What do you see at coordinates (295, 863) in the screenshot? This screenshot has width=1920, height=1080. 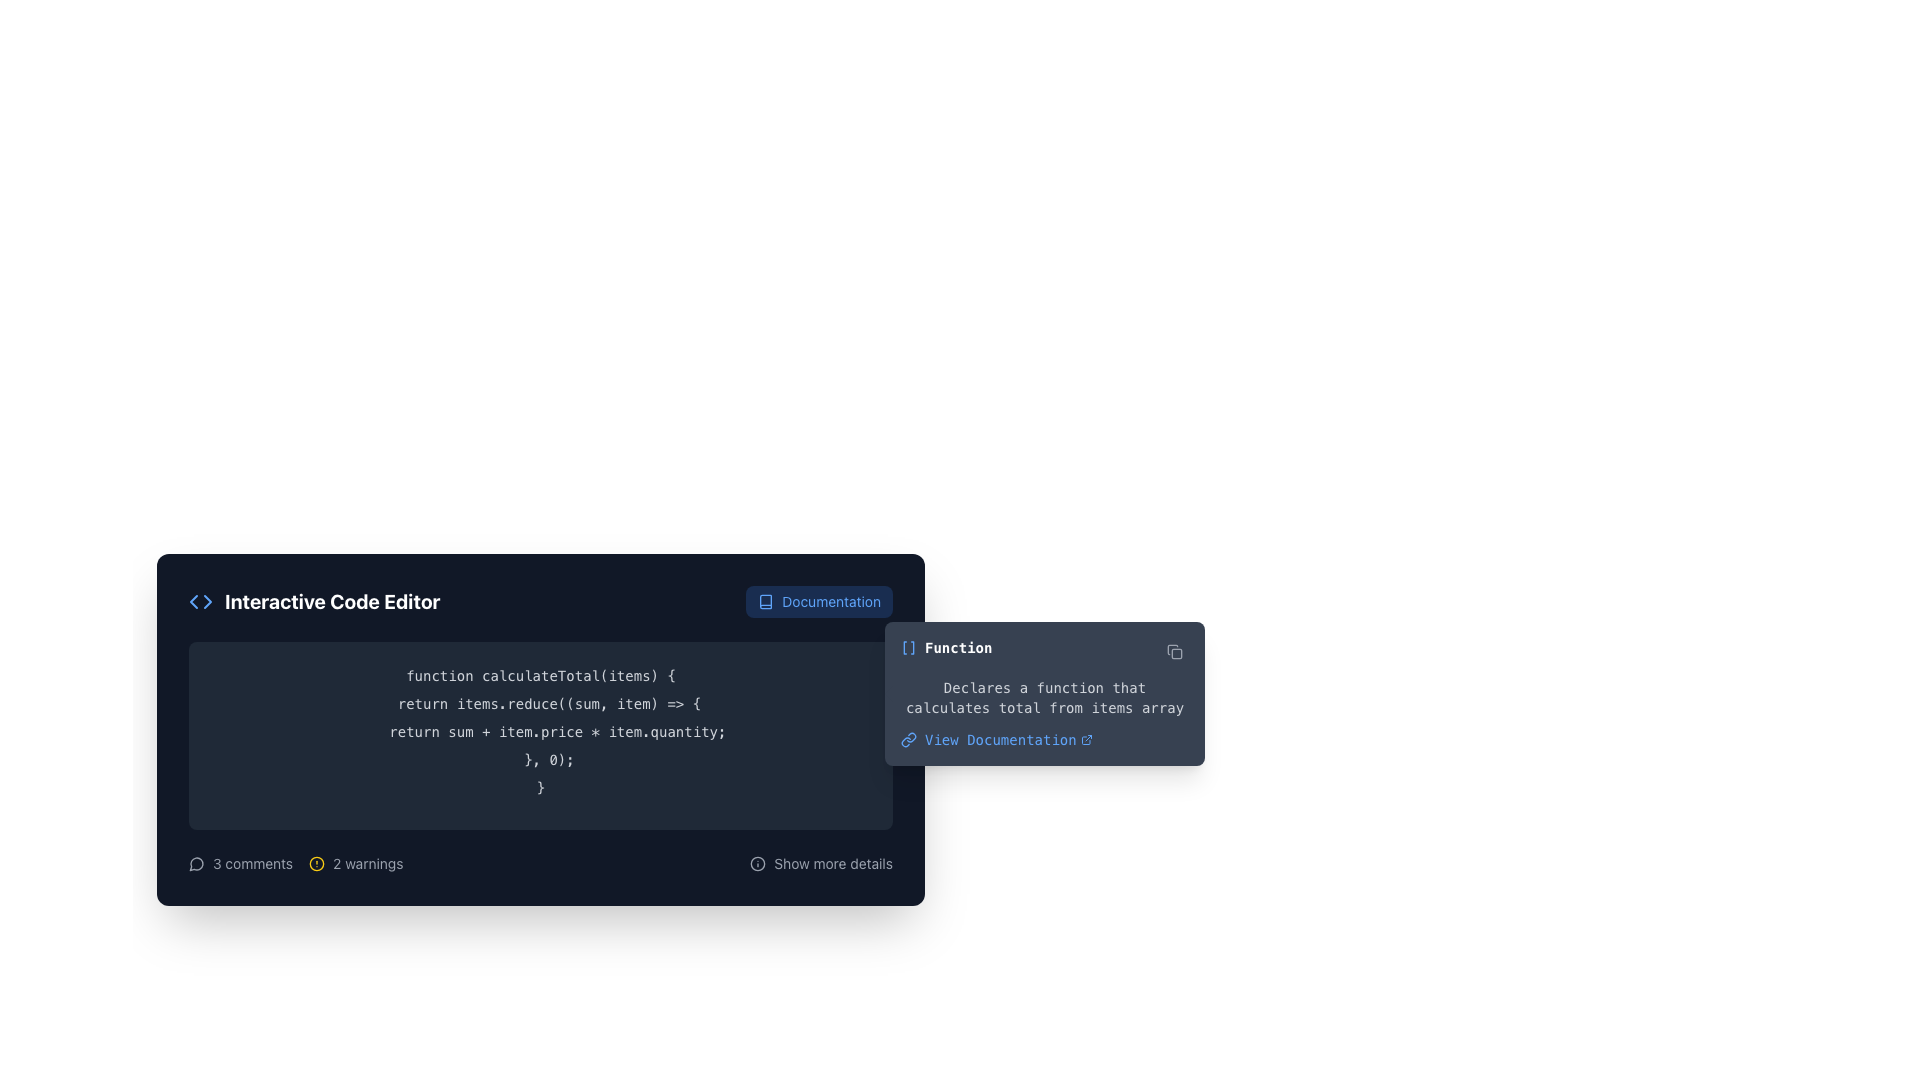 I see `the Status indicator located at the bottom-left corner of the 'Interactive Code Editor' panel` at bounding box center [295, 863].